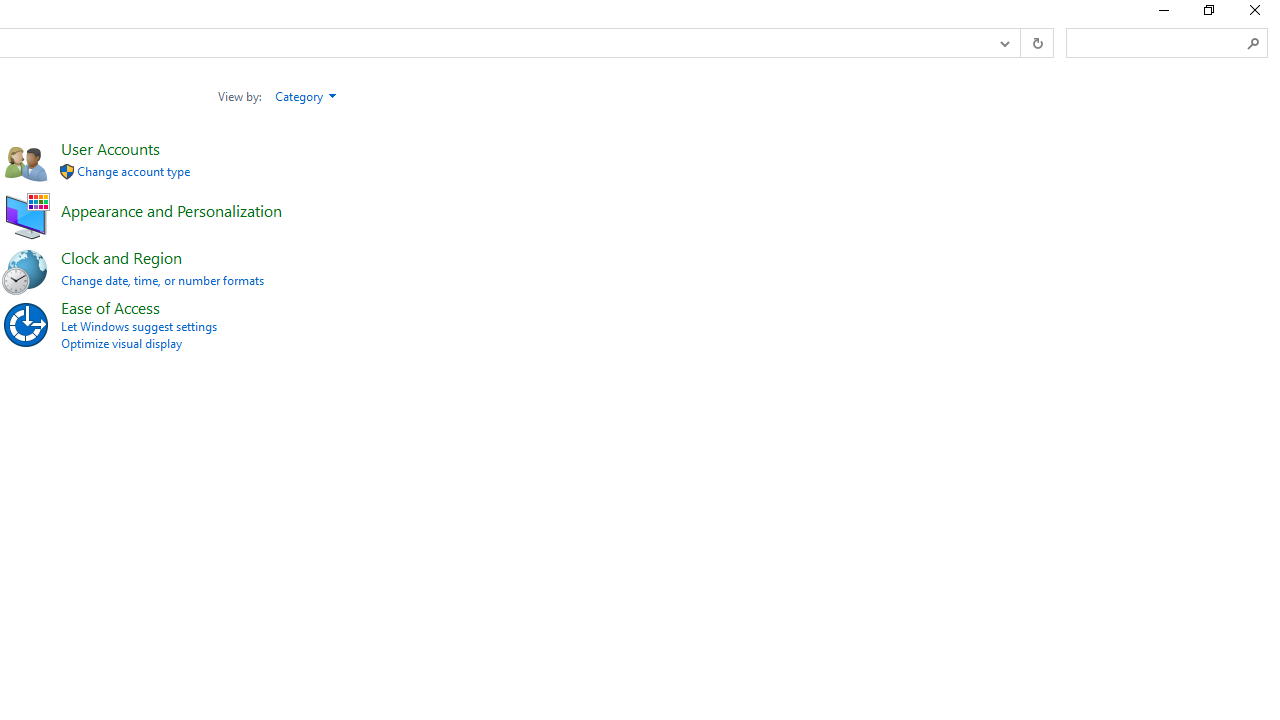  Describe the element at coordinates (1020, 43) in the screenshot. I see `'Address band toolbar'` at that location.